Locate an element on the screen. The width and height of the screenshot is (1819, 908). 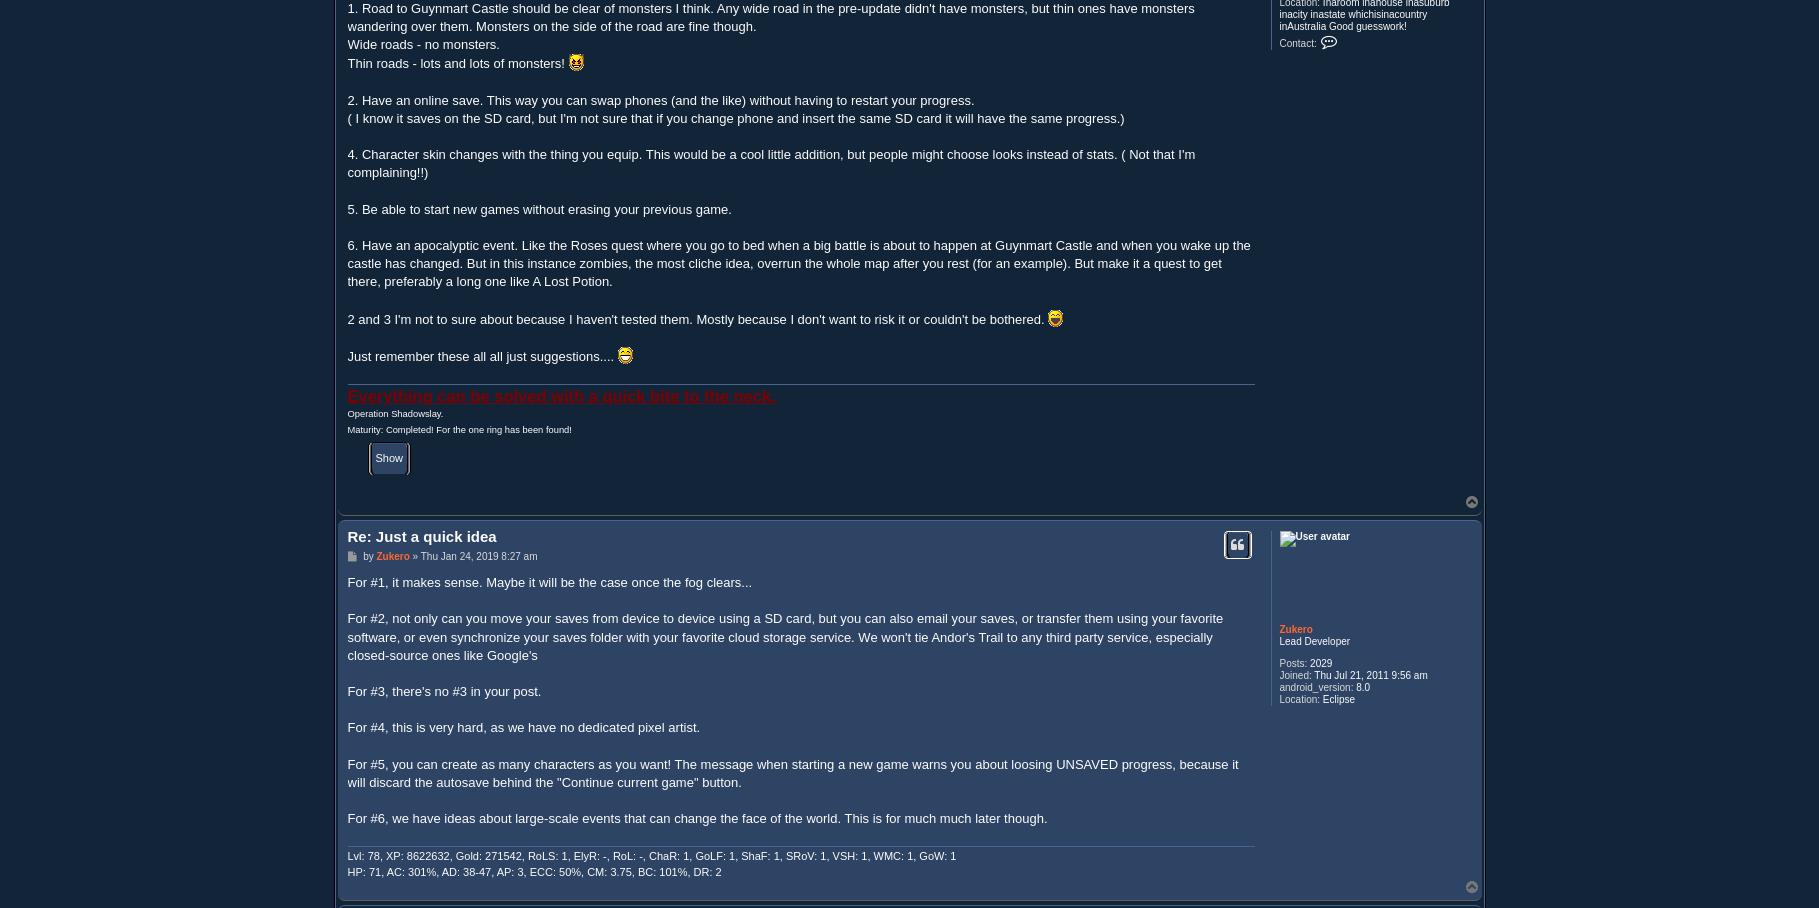
'8.0' is located at coordinates (1360, 685).